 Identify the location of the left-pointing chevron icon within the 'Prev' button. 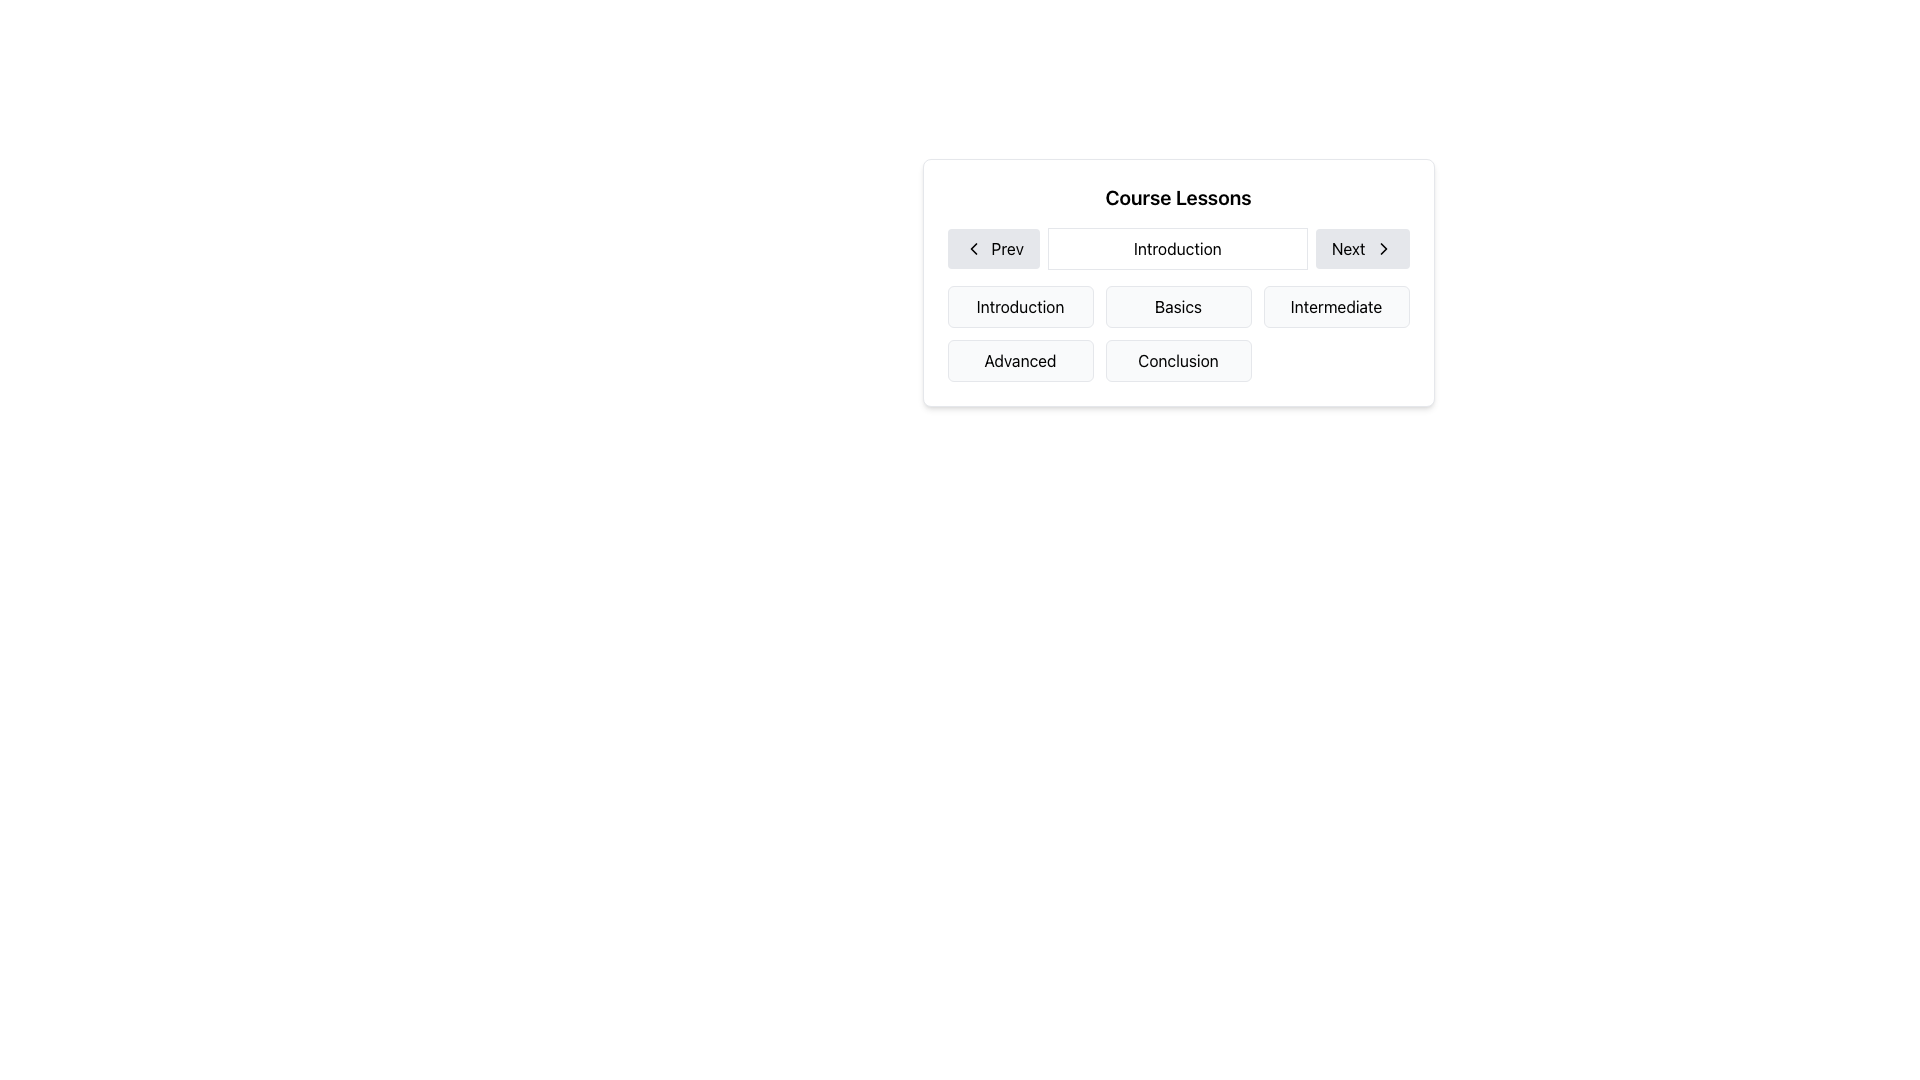
(973, 248).